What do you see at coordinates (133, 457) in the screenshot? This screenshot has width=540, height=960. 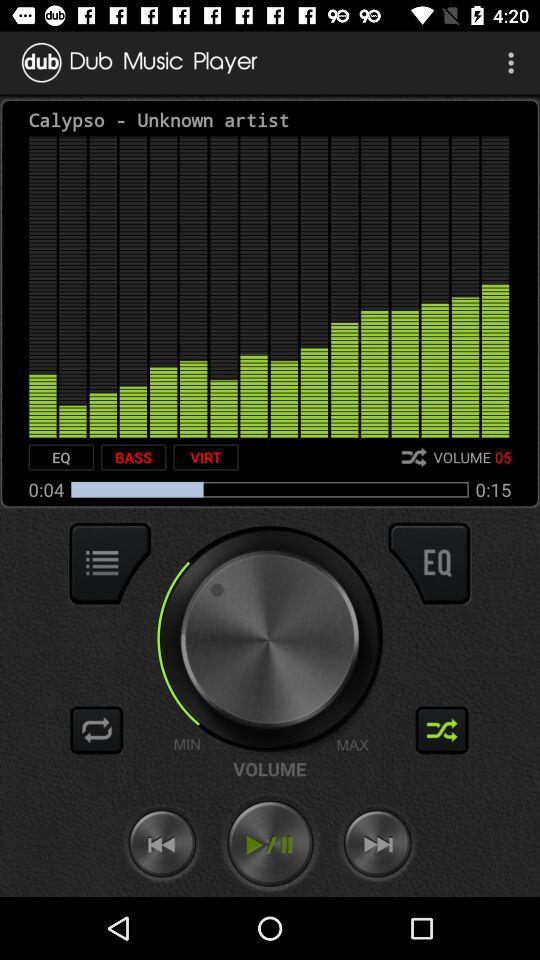 I see `icon to the right of the   eq` at bounding box center [133, 457].